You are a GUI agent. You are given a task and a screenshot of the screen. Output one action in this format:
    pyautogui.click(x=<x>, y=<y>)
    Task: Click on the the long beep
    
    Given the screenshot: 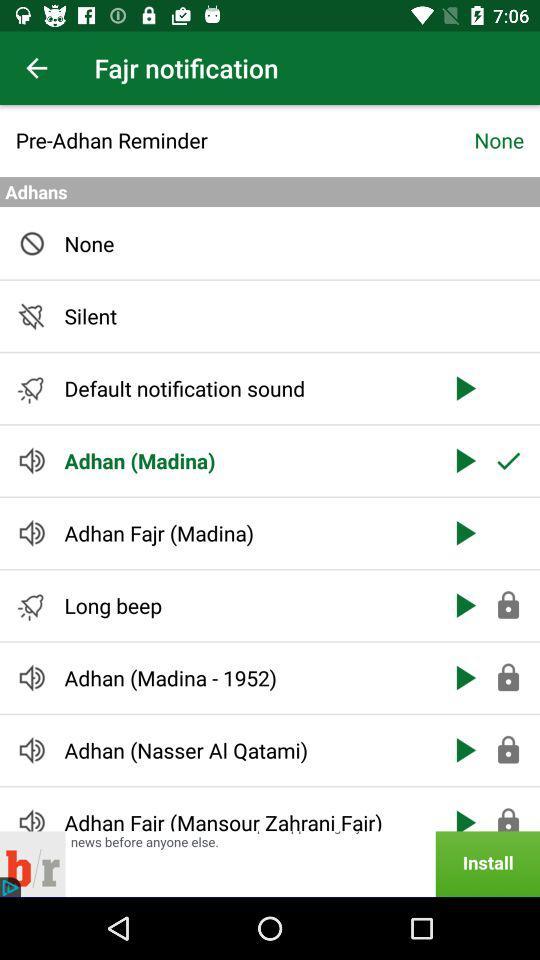 What is the action you would take?
    pyautogui.click(x=245, y=604)
    